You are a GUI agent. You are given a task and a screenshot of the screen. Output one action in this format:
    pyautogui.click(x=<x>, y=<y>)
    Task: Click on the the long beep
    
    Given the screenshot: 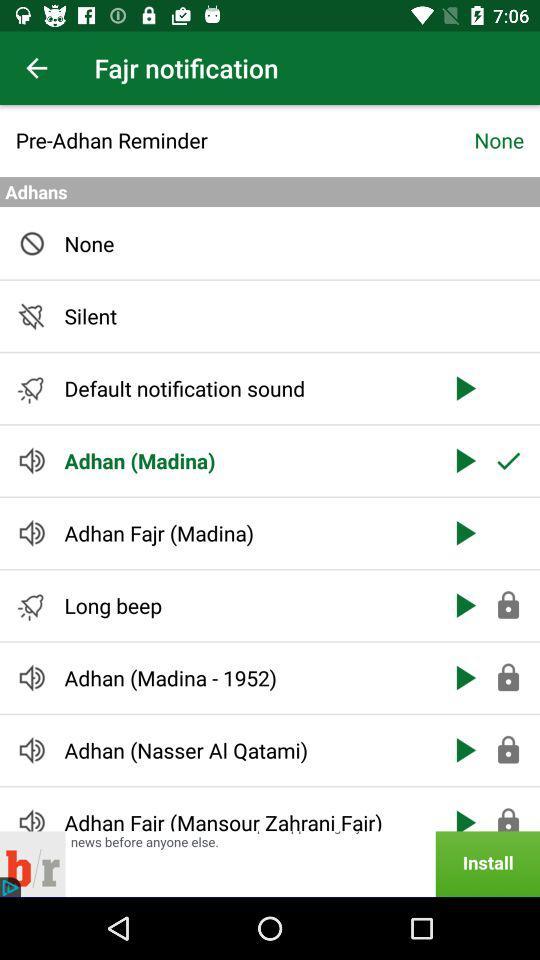 What is the action you would take?
    pyautogui.click(x=245, y=604)
    